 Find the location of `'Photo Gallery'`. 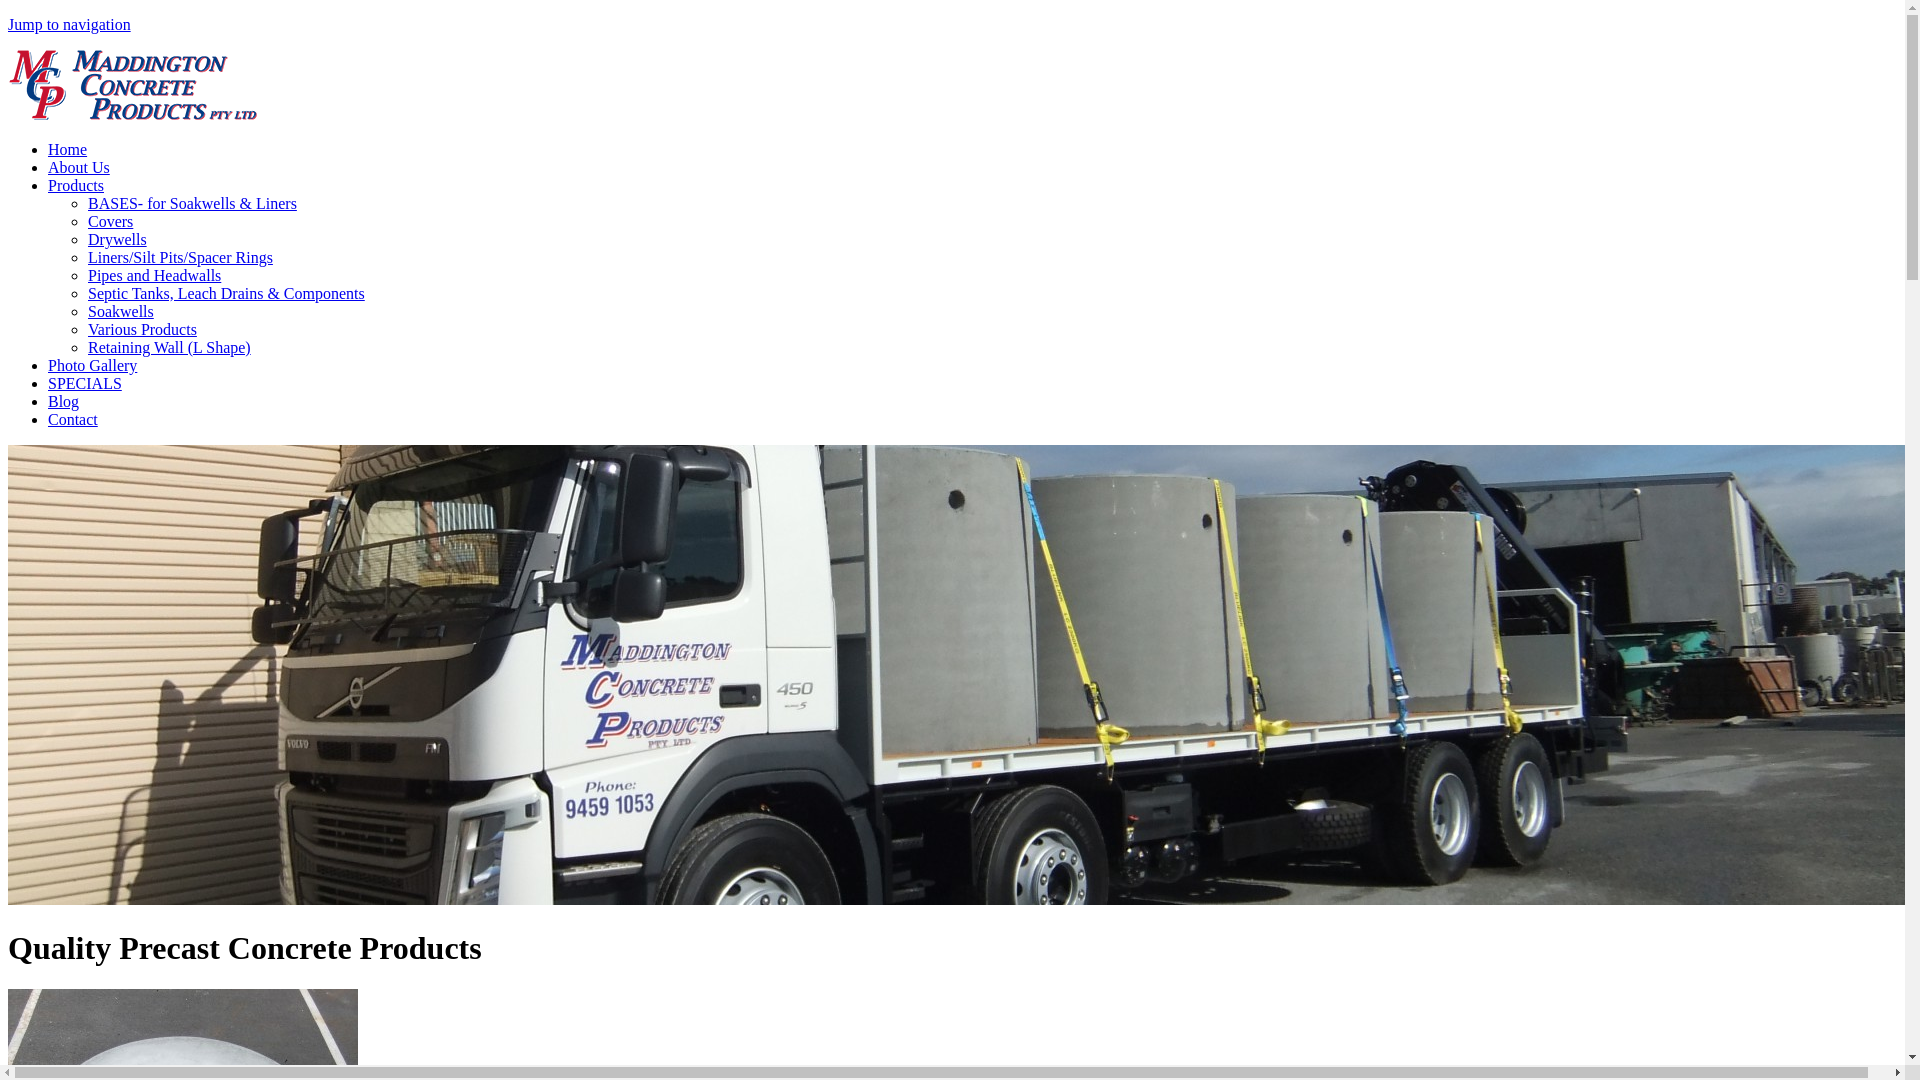

'Photo Gallery' is located at coordinates (91, 365).